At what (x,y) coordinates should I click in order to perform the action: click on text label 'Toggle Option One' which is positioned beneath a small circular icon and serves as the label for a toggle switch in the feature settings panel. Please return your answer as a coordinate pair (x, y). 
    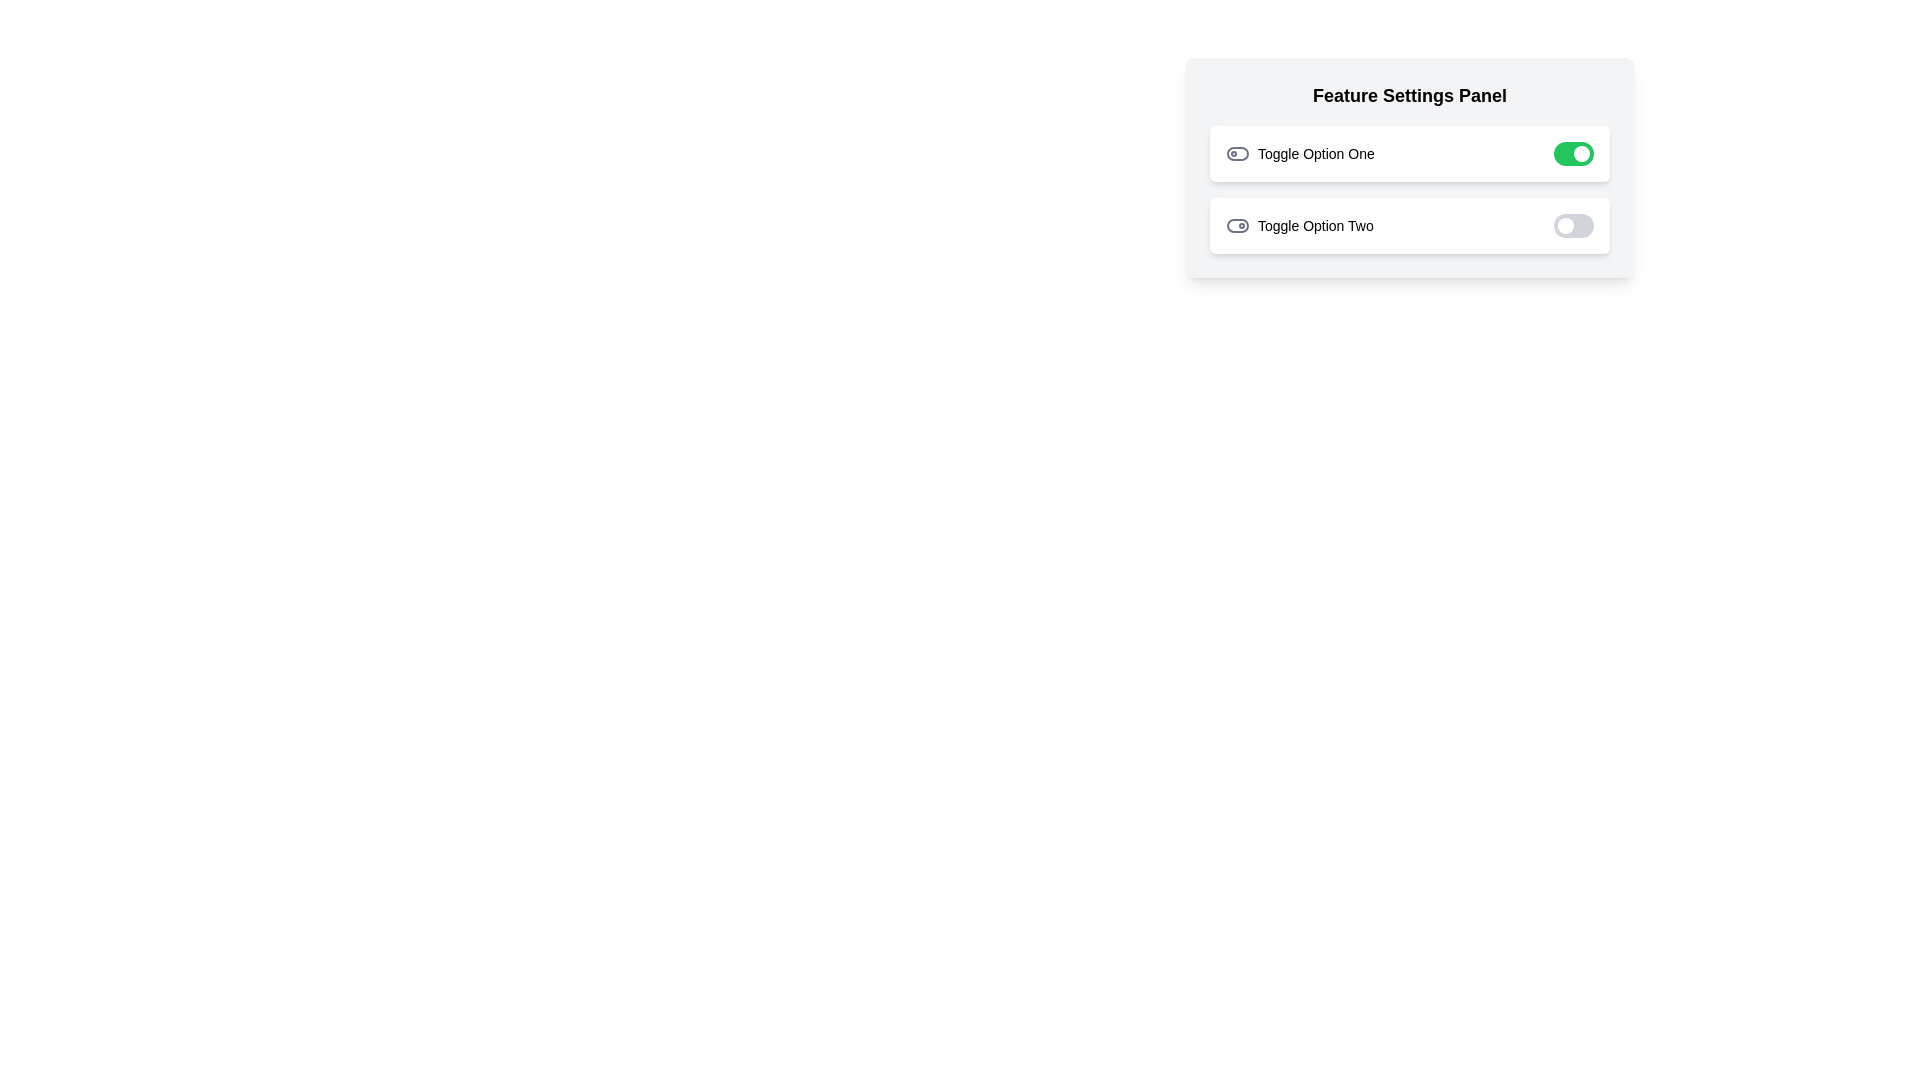
    Looking at the image, I should click on (1316, 153).